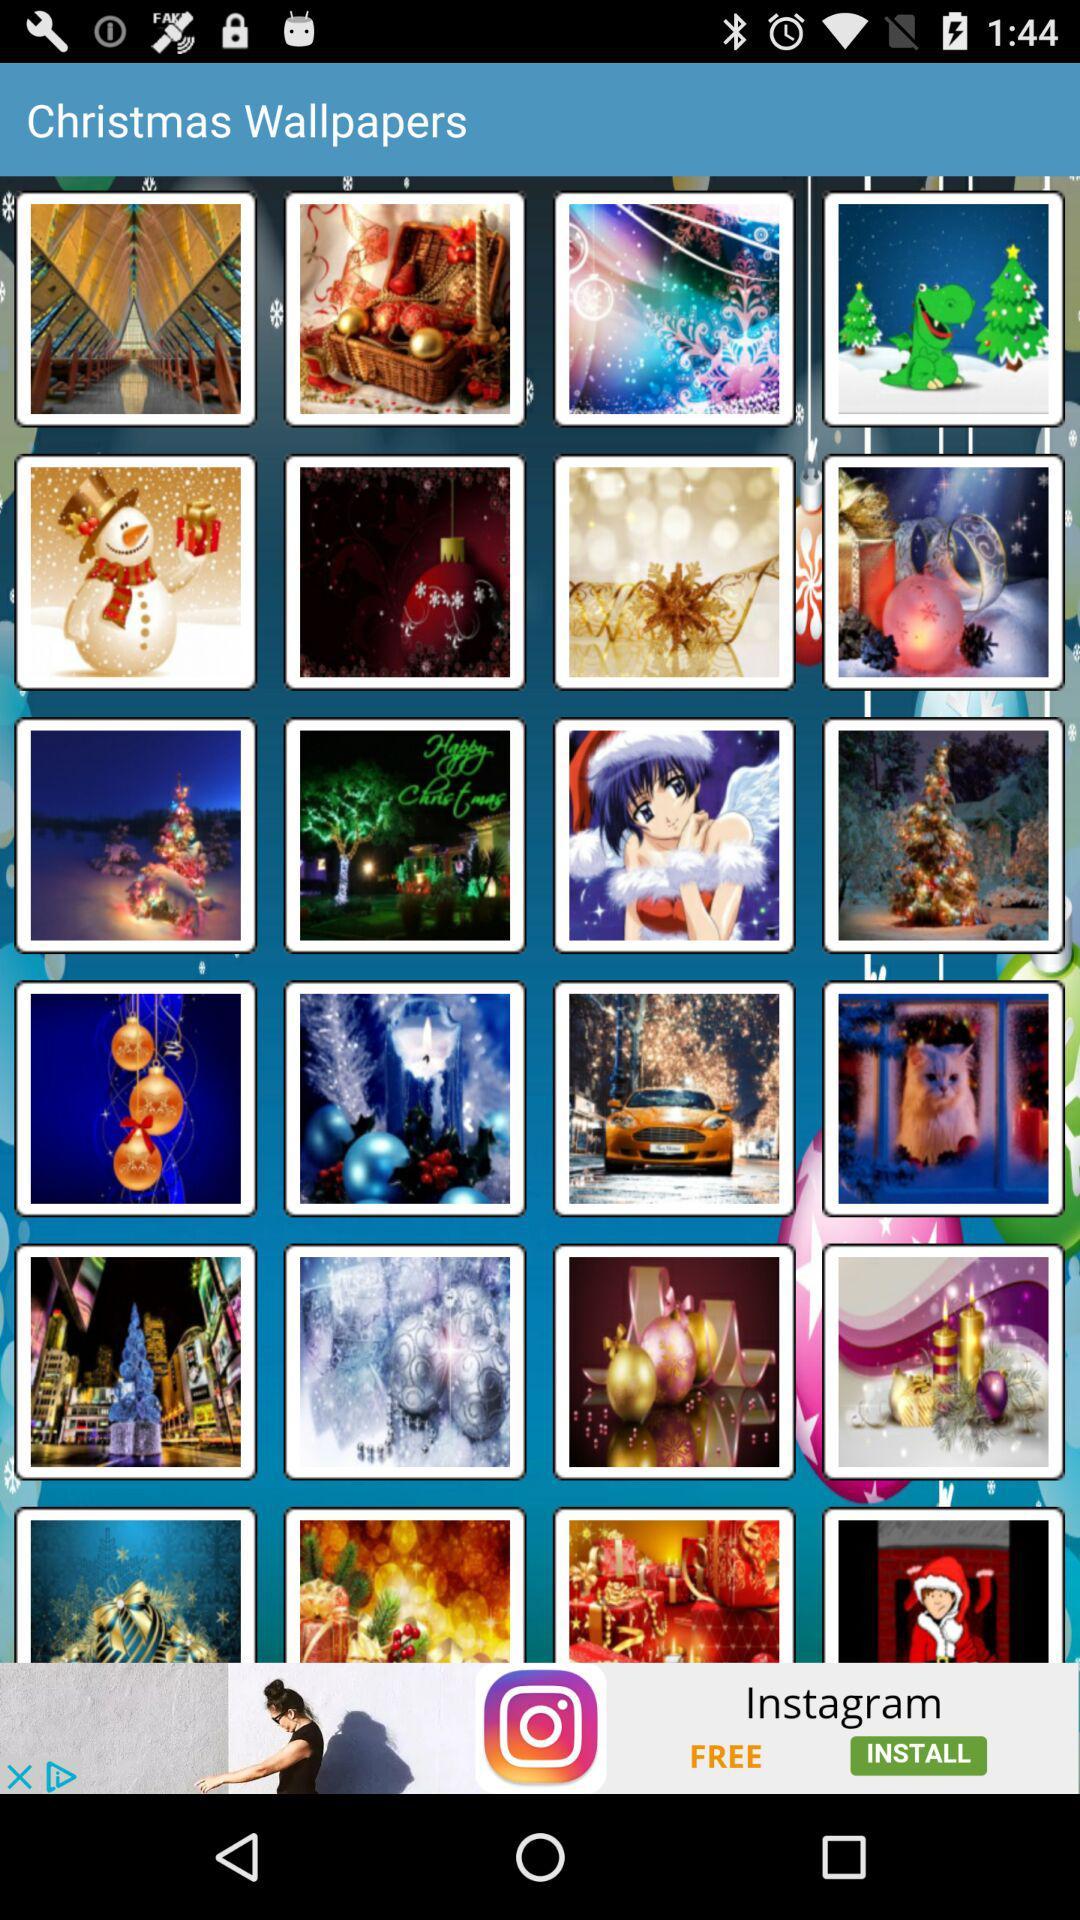 Image resolution: width=1080 pixels, height=1920 pixels. Describe the element at coordinates (405, 570) in the screenshot. I see `second option in second row` at that location.